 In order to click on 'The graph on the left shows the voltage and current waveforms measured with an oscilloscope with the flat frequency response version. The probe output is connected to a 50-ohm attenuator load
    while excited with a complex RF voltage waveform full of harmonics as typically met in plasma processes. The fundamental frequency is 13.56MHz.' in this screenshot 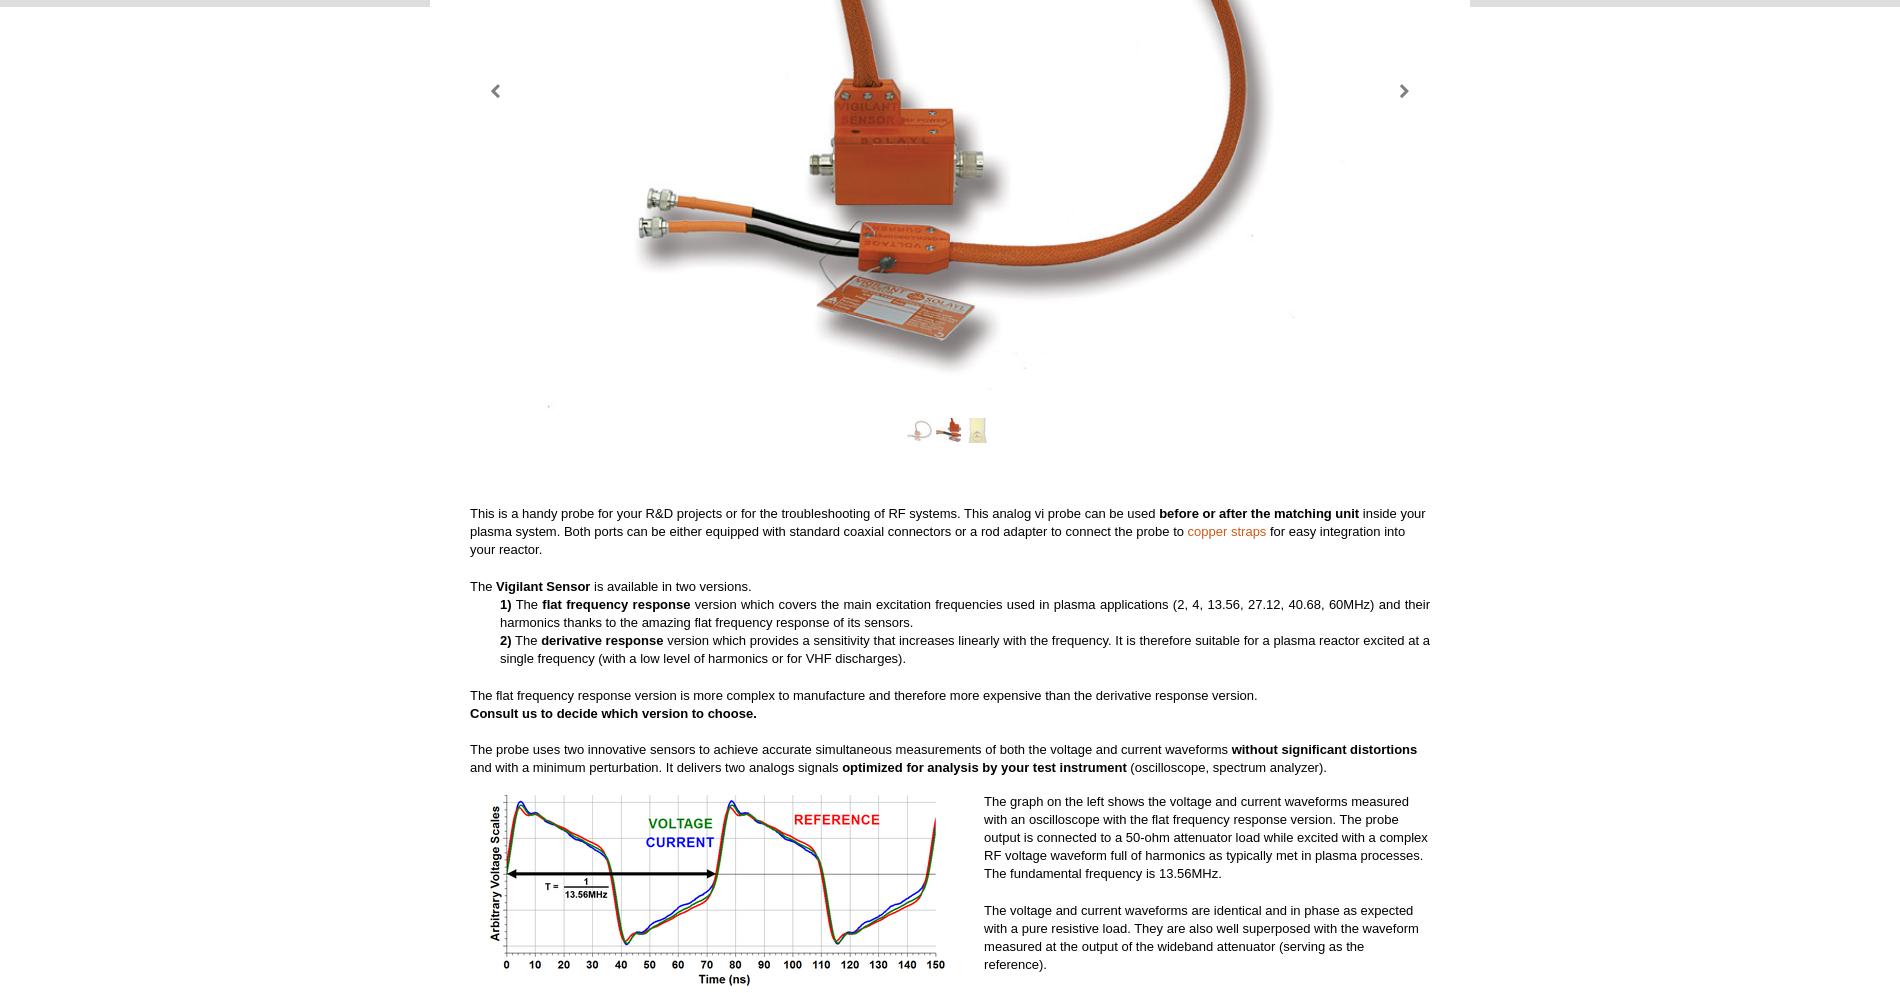, I will do `click(1204, 836)`.